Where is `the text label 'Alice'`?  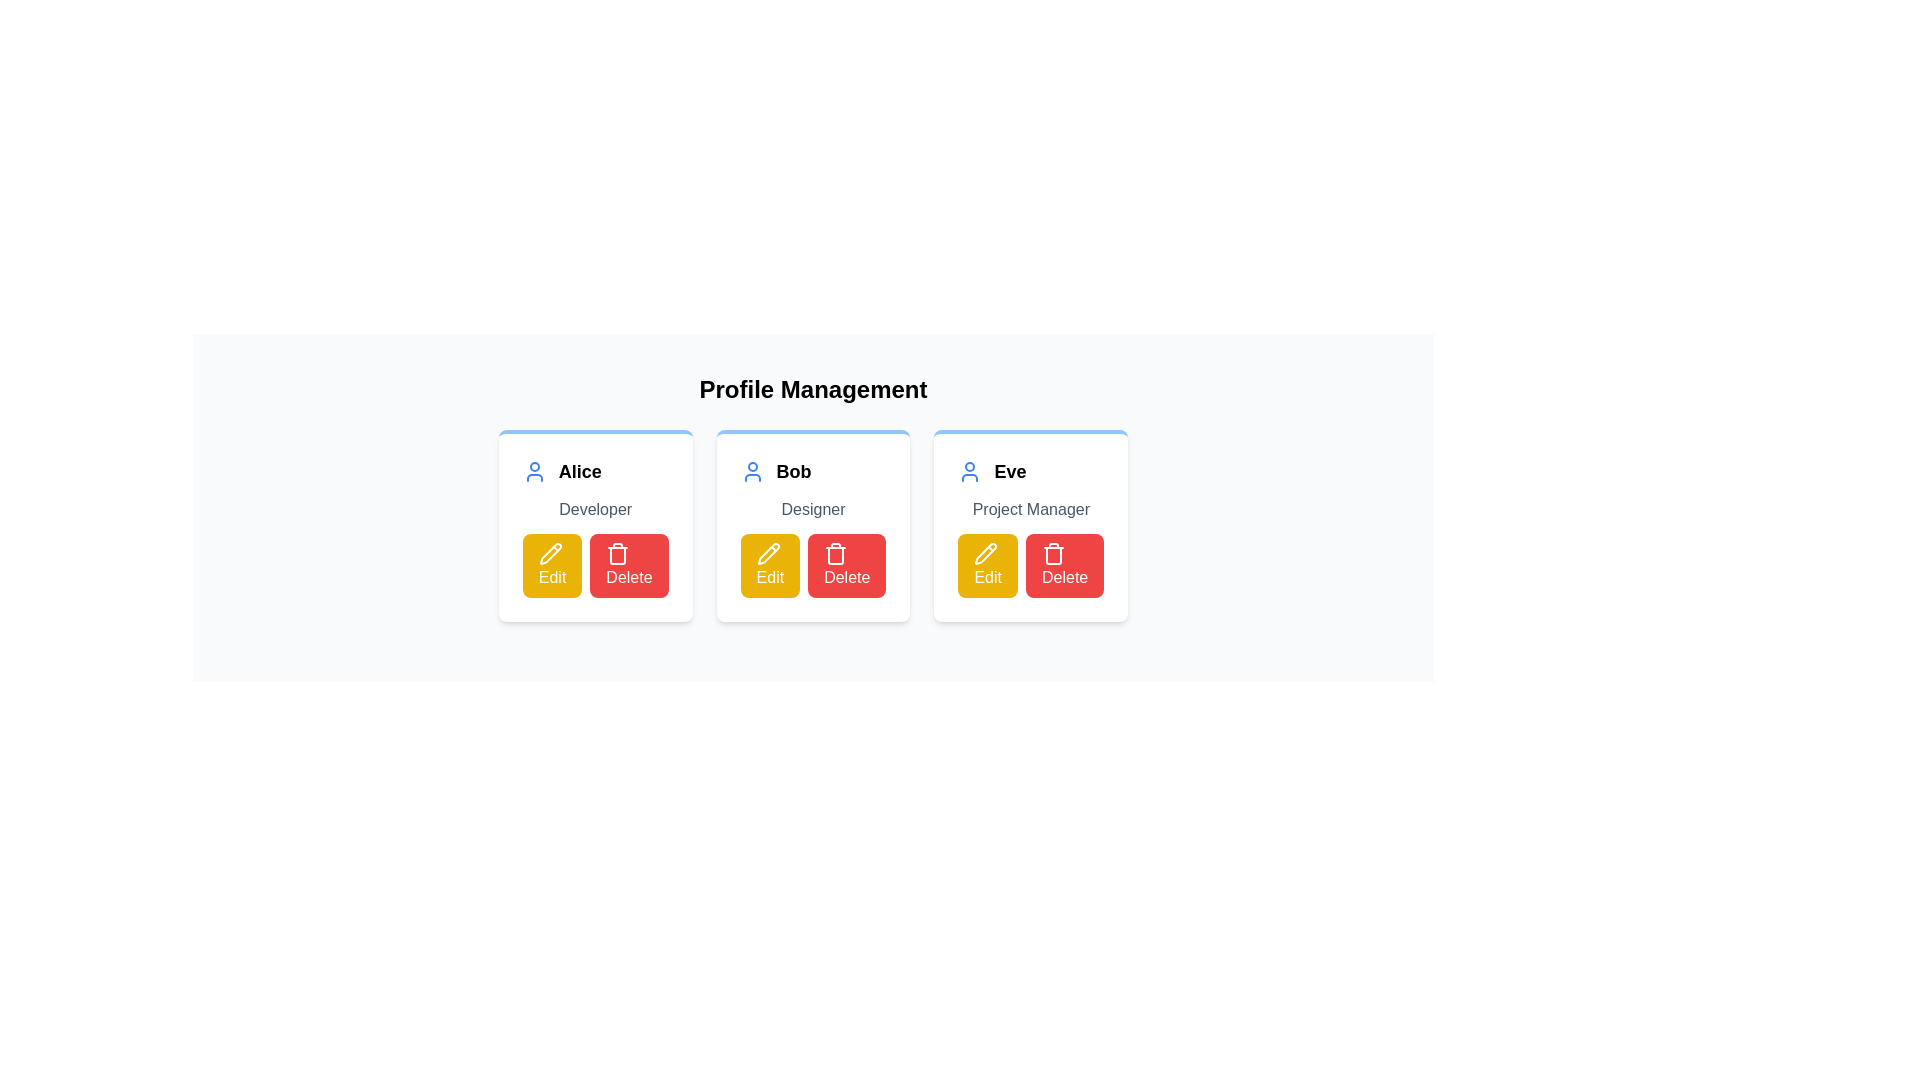 the text label 'Alice' is located at coordinates (594, 471).